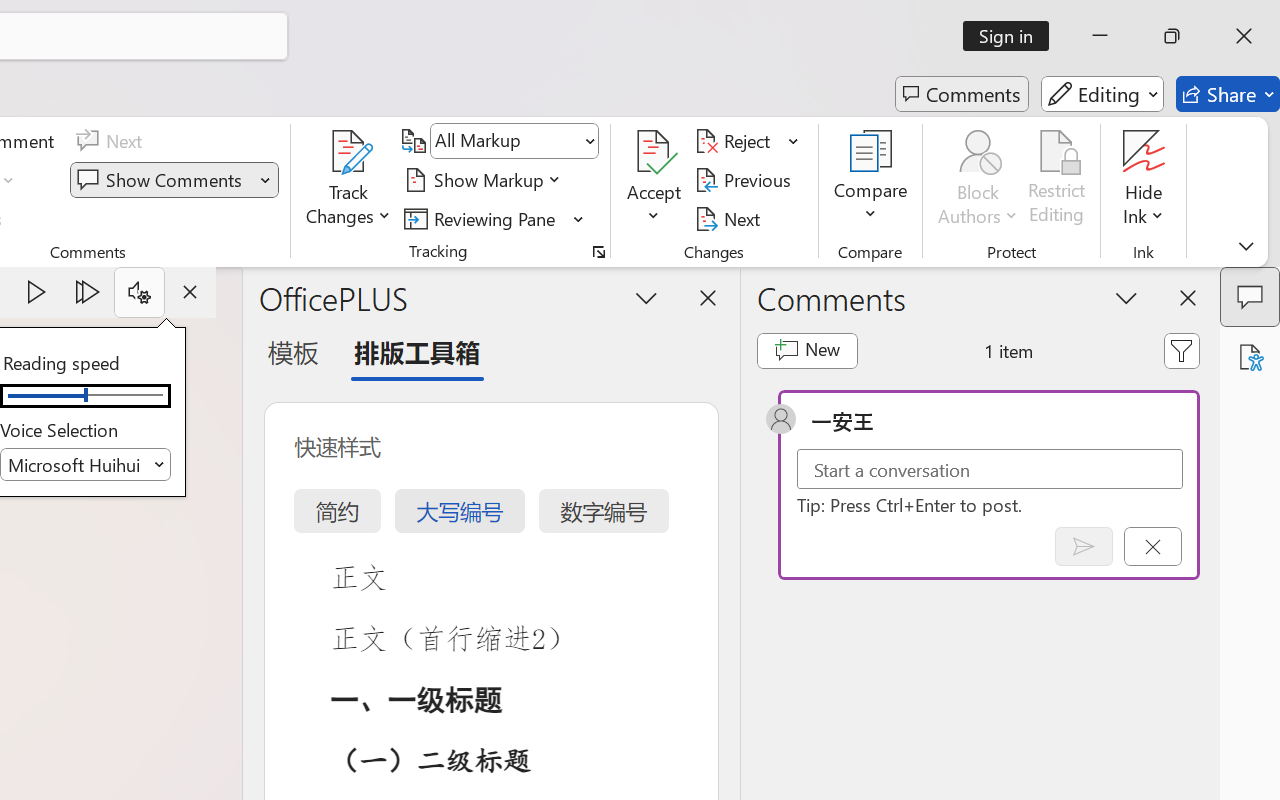 The width and height of the screenshot is (1280, 800). I want to click on 'Restrict Editing', so click(1056, 179).